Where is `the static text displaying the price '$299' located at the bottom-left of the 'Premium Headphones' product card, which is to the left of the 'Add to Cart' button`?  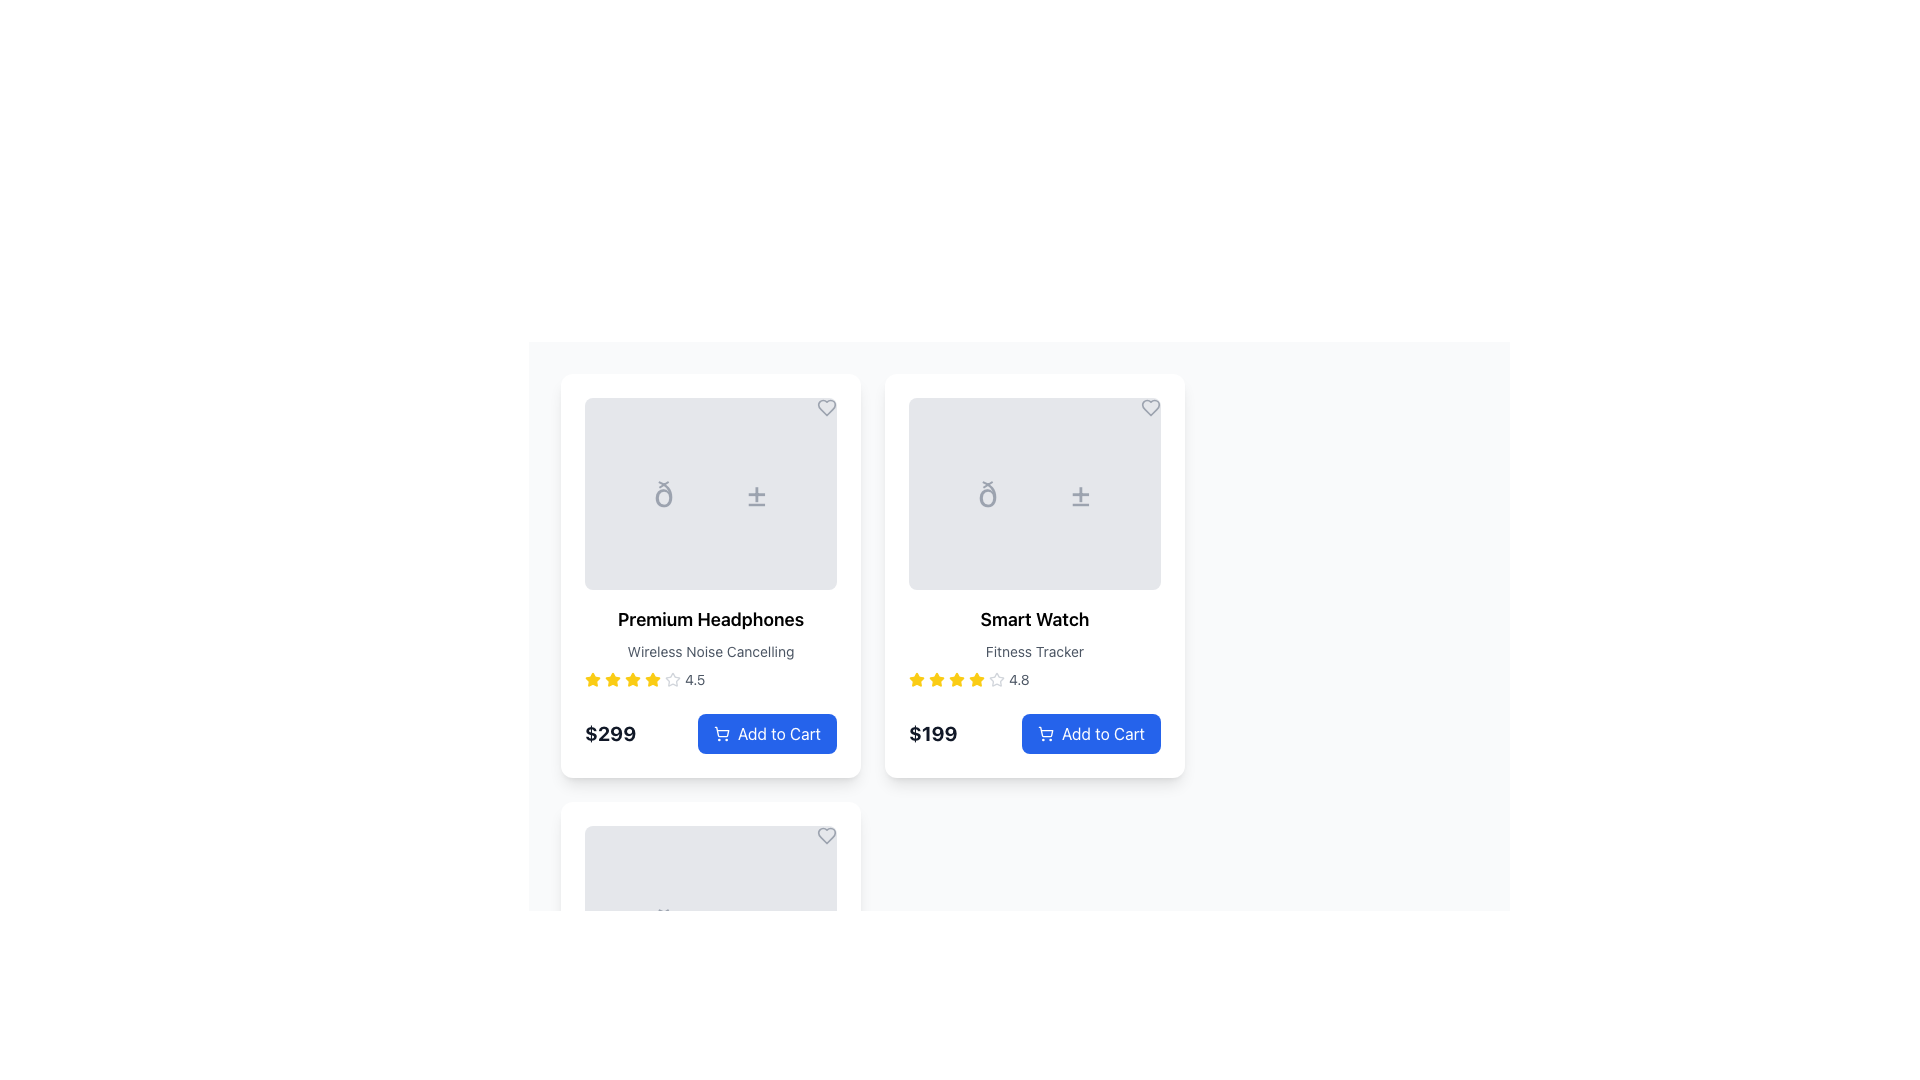 the static text displaying the price '$299' located at the bottom-left of the 'Premium Headphones' product card, which is to the left of the 'Add to Cart' button is located at coordinates (609, 733).